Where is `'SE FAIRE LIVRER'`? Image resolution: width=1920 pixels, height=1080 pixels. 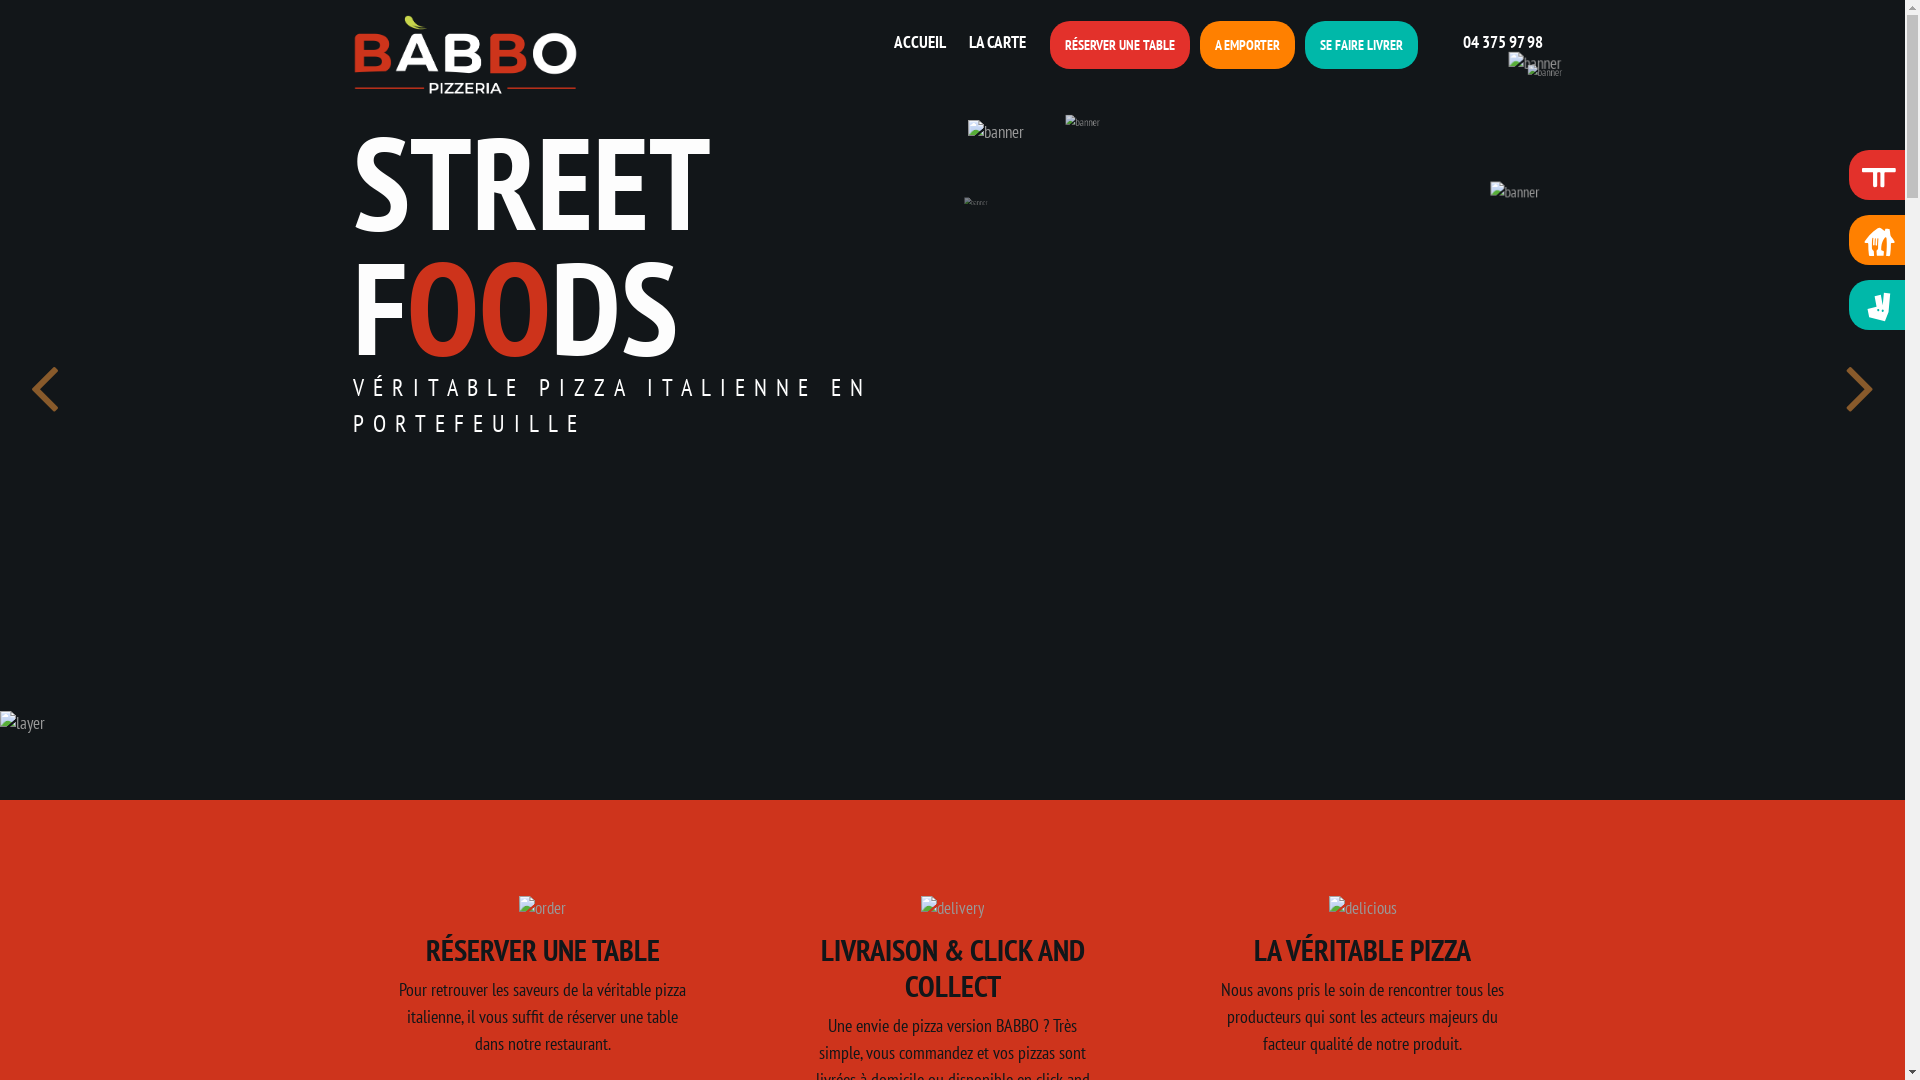 'SE FAIRE LIVRER' is located at coordinates (1360, 45).